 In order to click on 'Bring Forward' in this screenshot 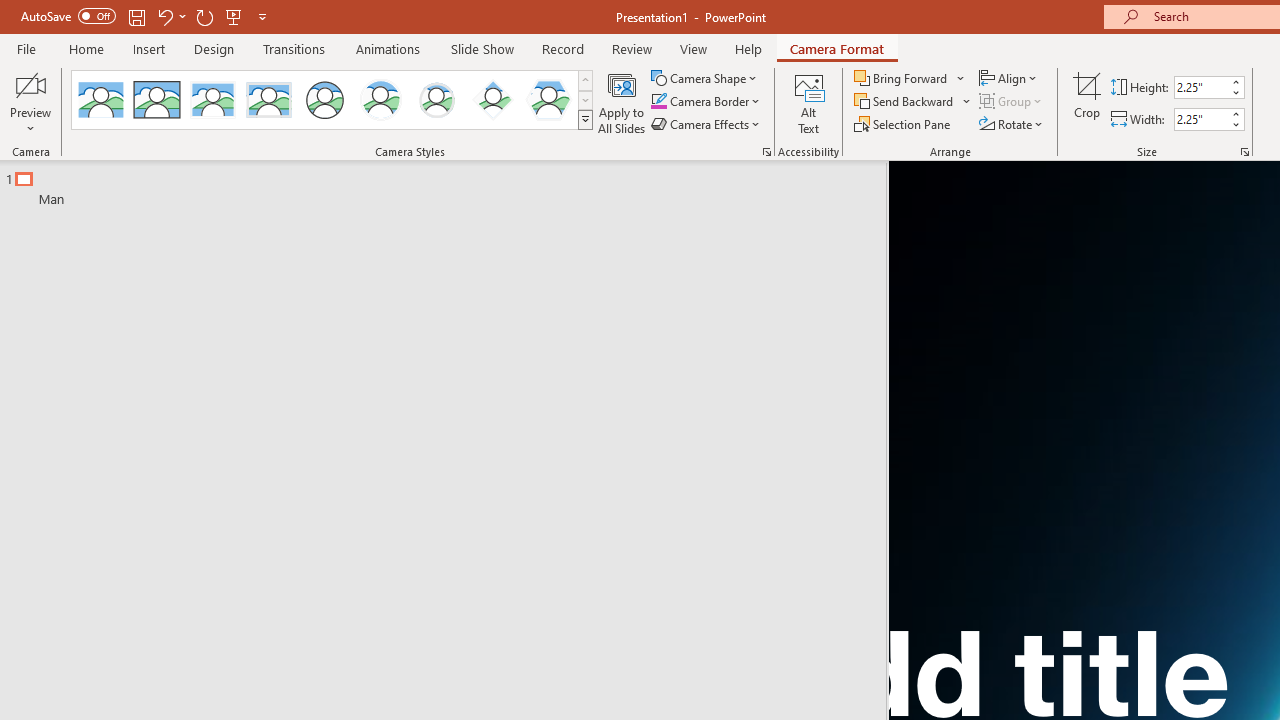, I will do `click(909, 77)`.